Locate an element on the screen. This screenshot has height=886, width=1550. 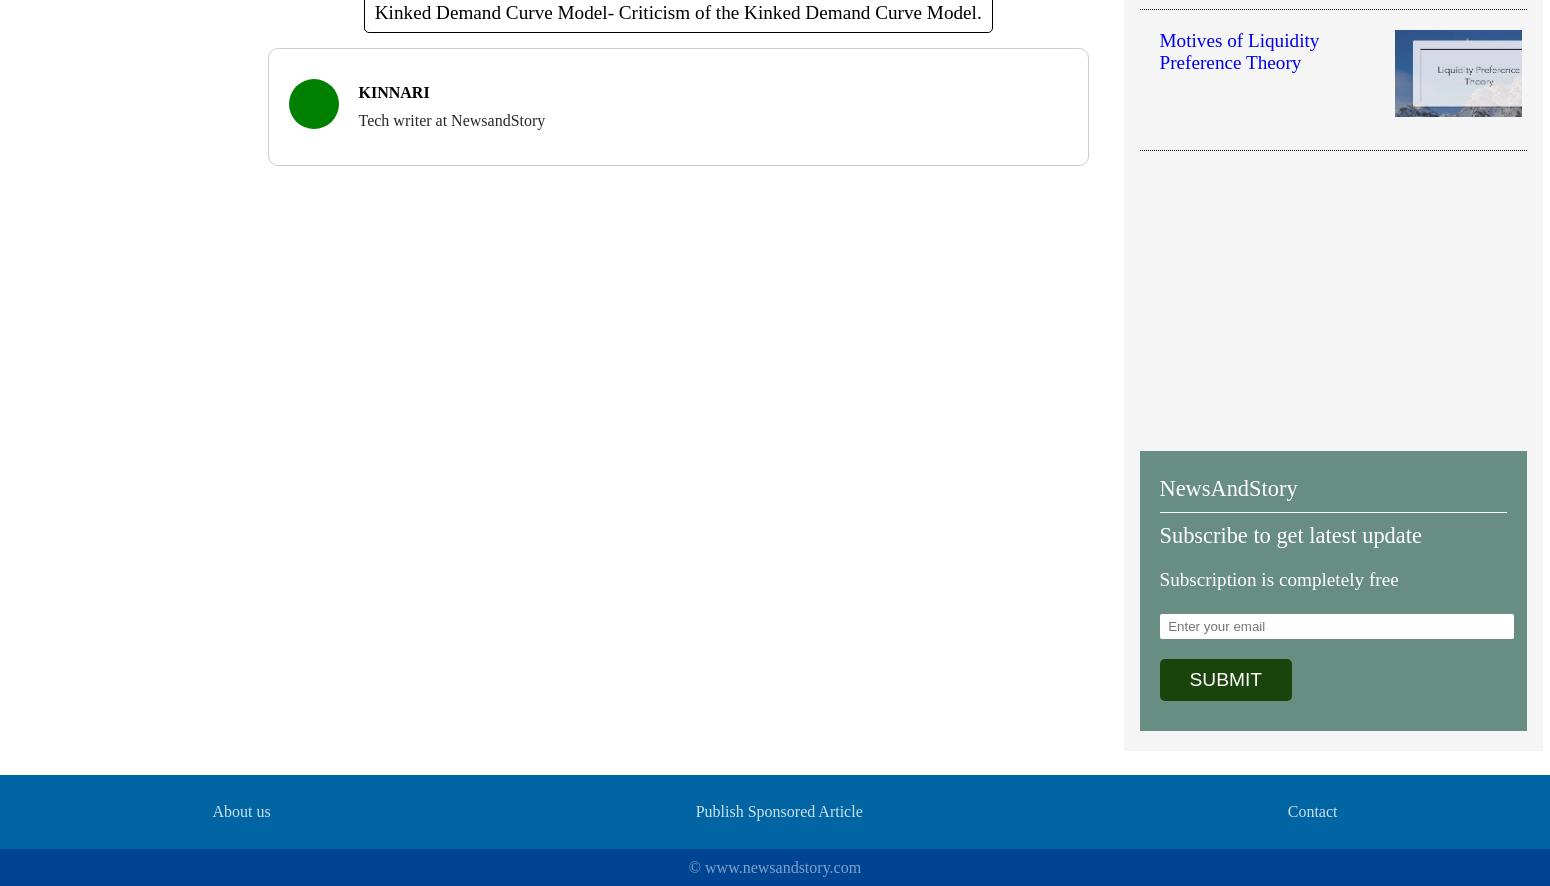
'Motives of Liquidity Preference Theory' is located at coordinates (1239, 50).